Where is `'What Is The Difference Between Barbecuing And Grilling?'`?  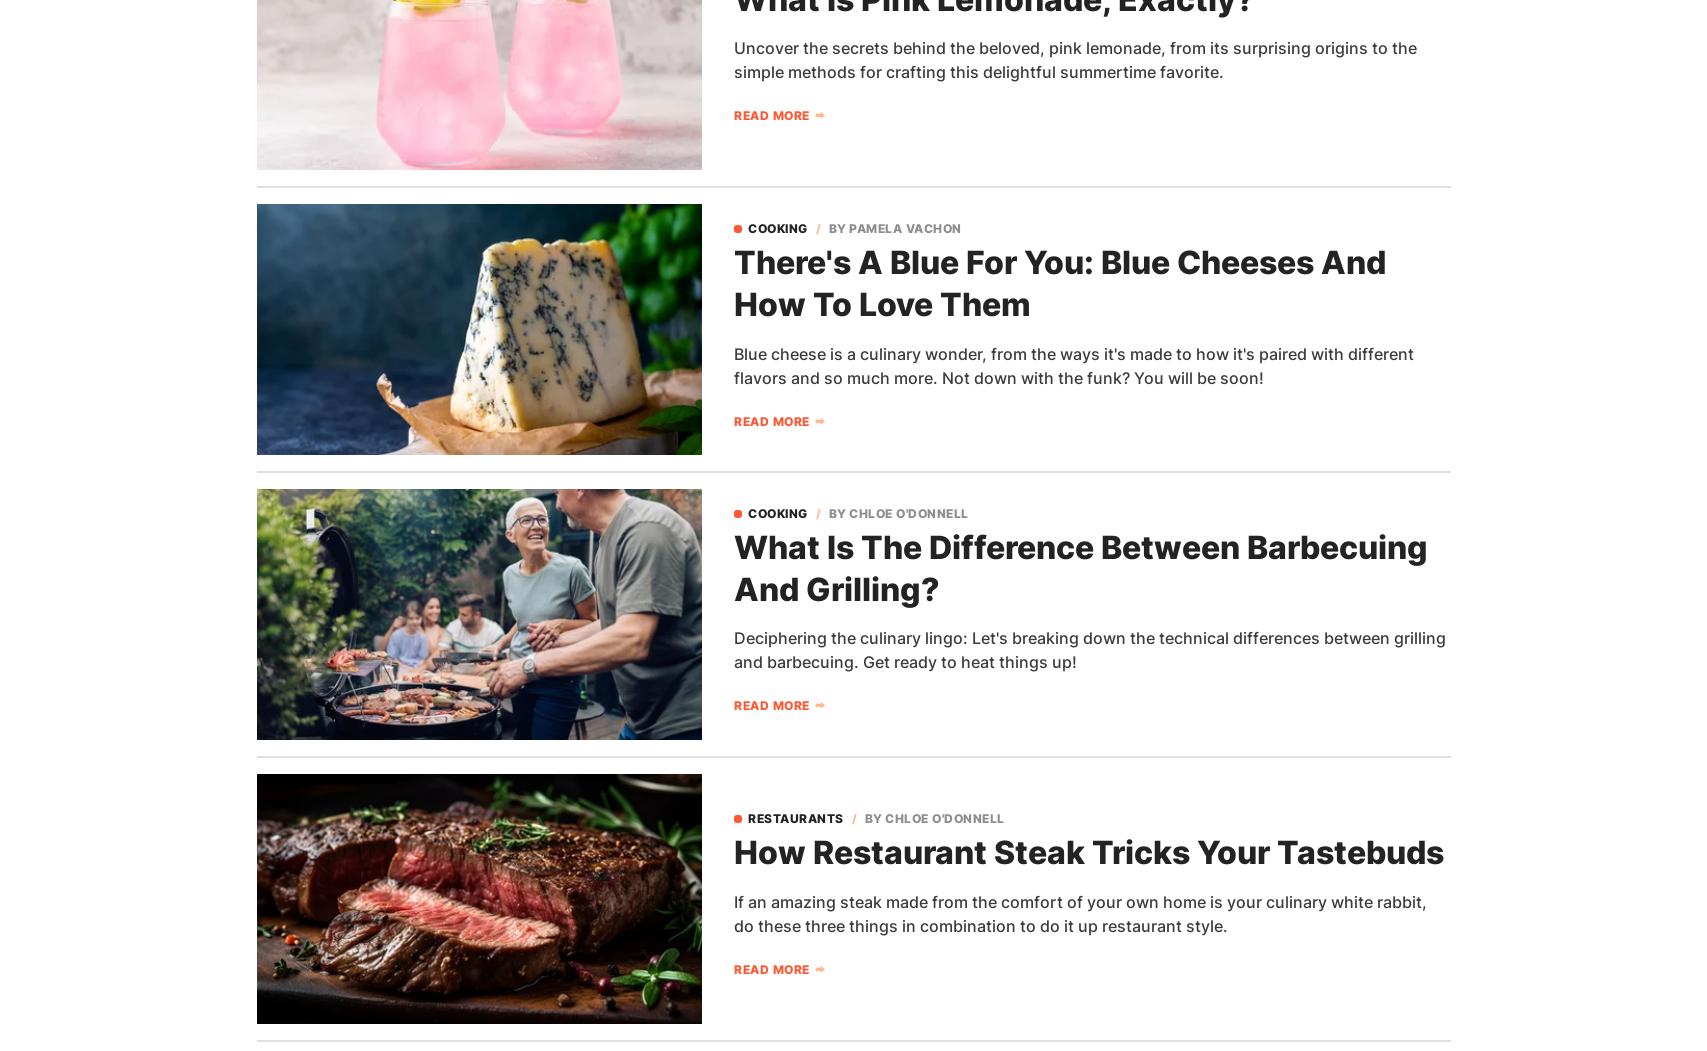 'What Is The Difference Between Barbecuing And Grilling?' is located at coordinates (1080, 567).